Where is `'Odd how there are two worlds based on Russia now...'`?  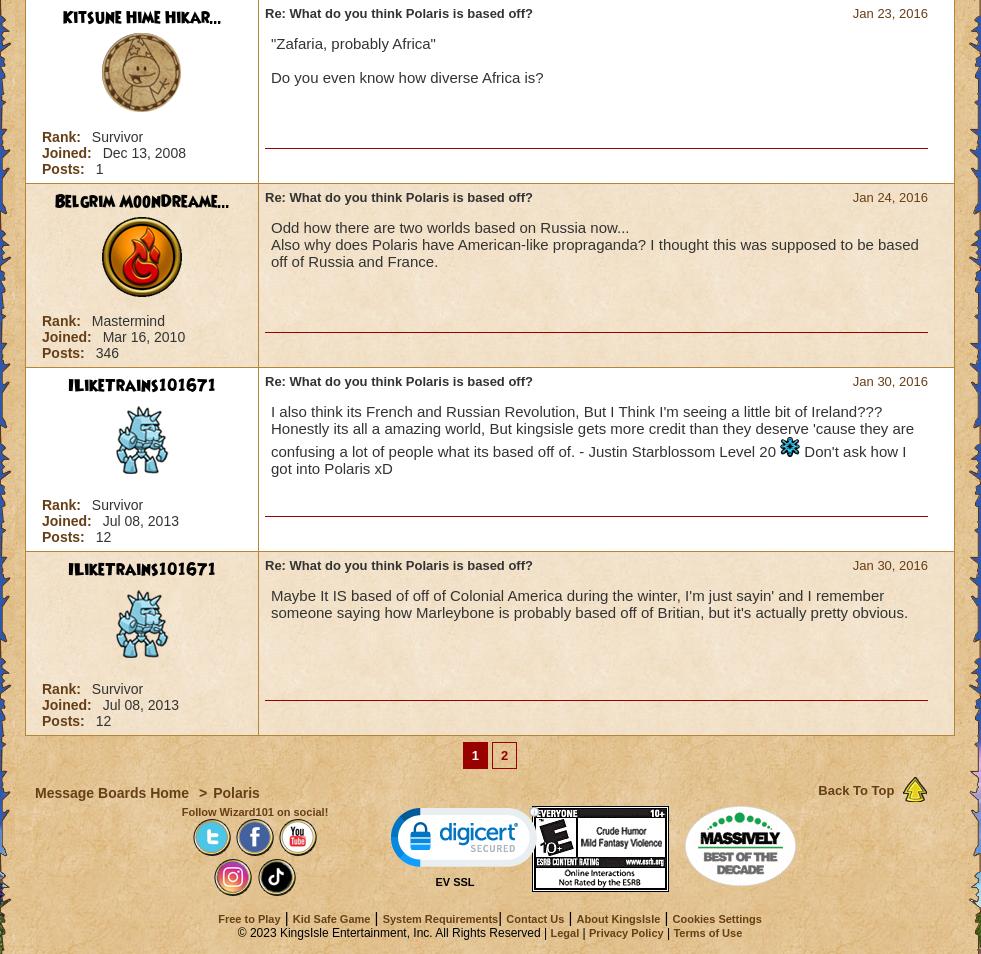
'Odd how there are two worlds based on Russia now...' is located at coordinates (269, 226).